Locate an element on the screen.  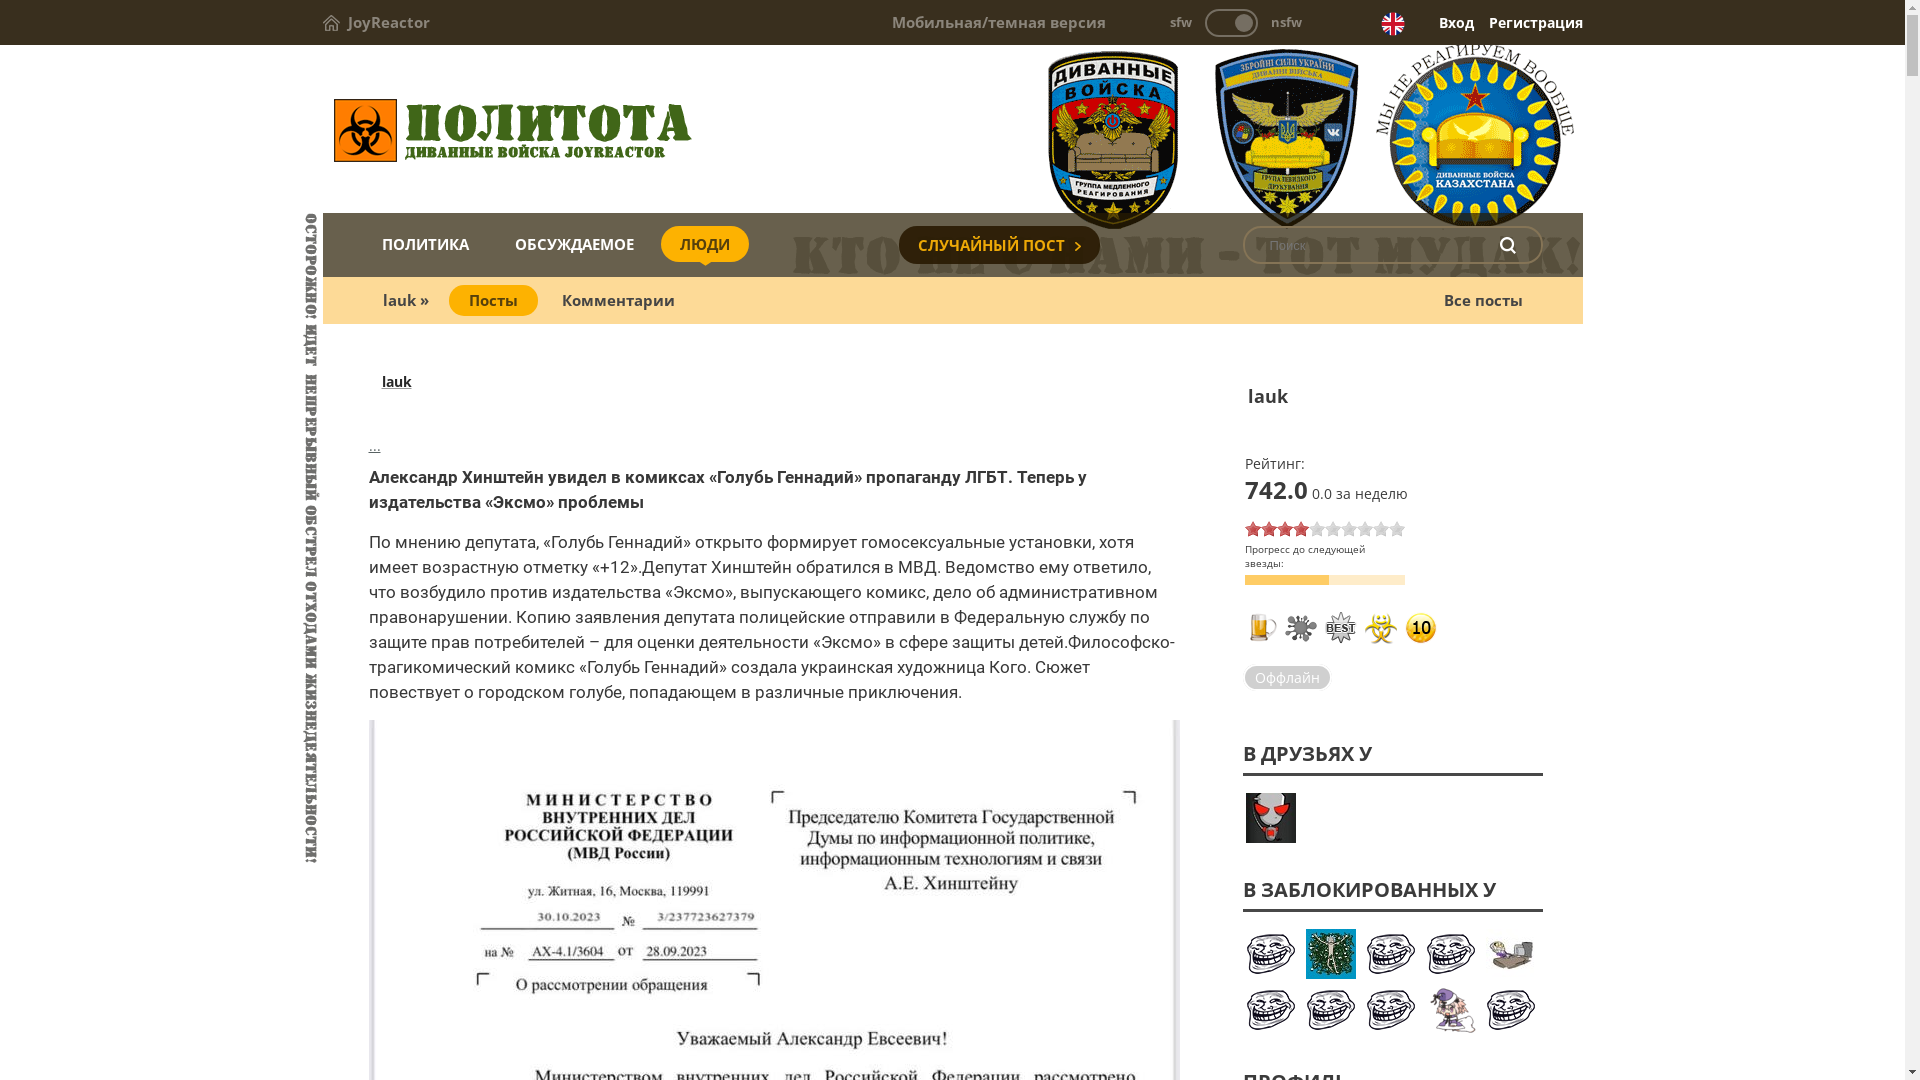
'nikshepard' is located at coordinates (1511, 1010).